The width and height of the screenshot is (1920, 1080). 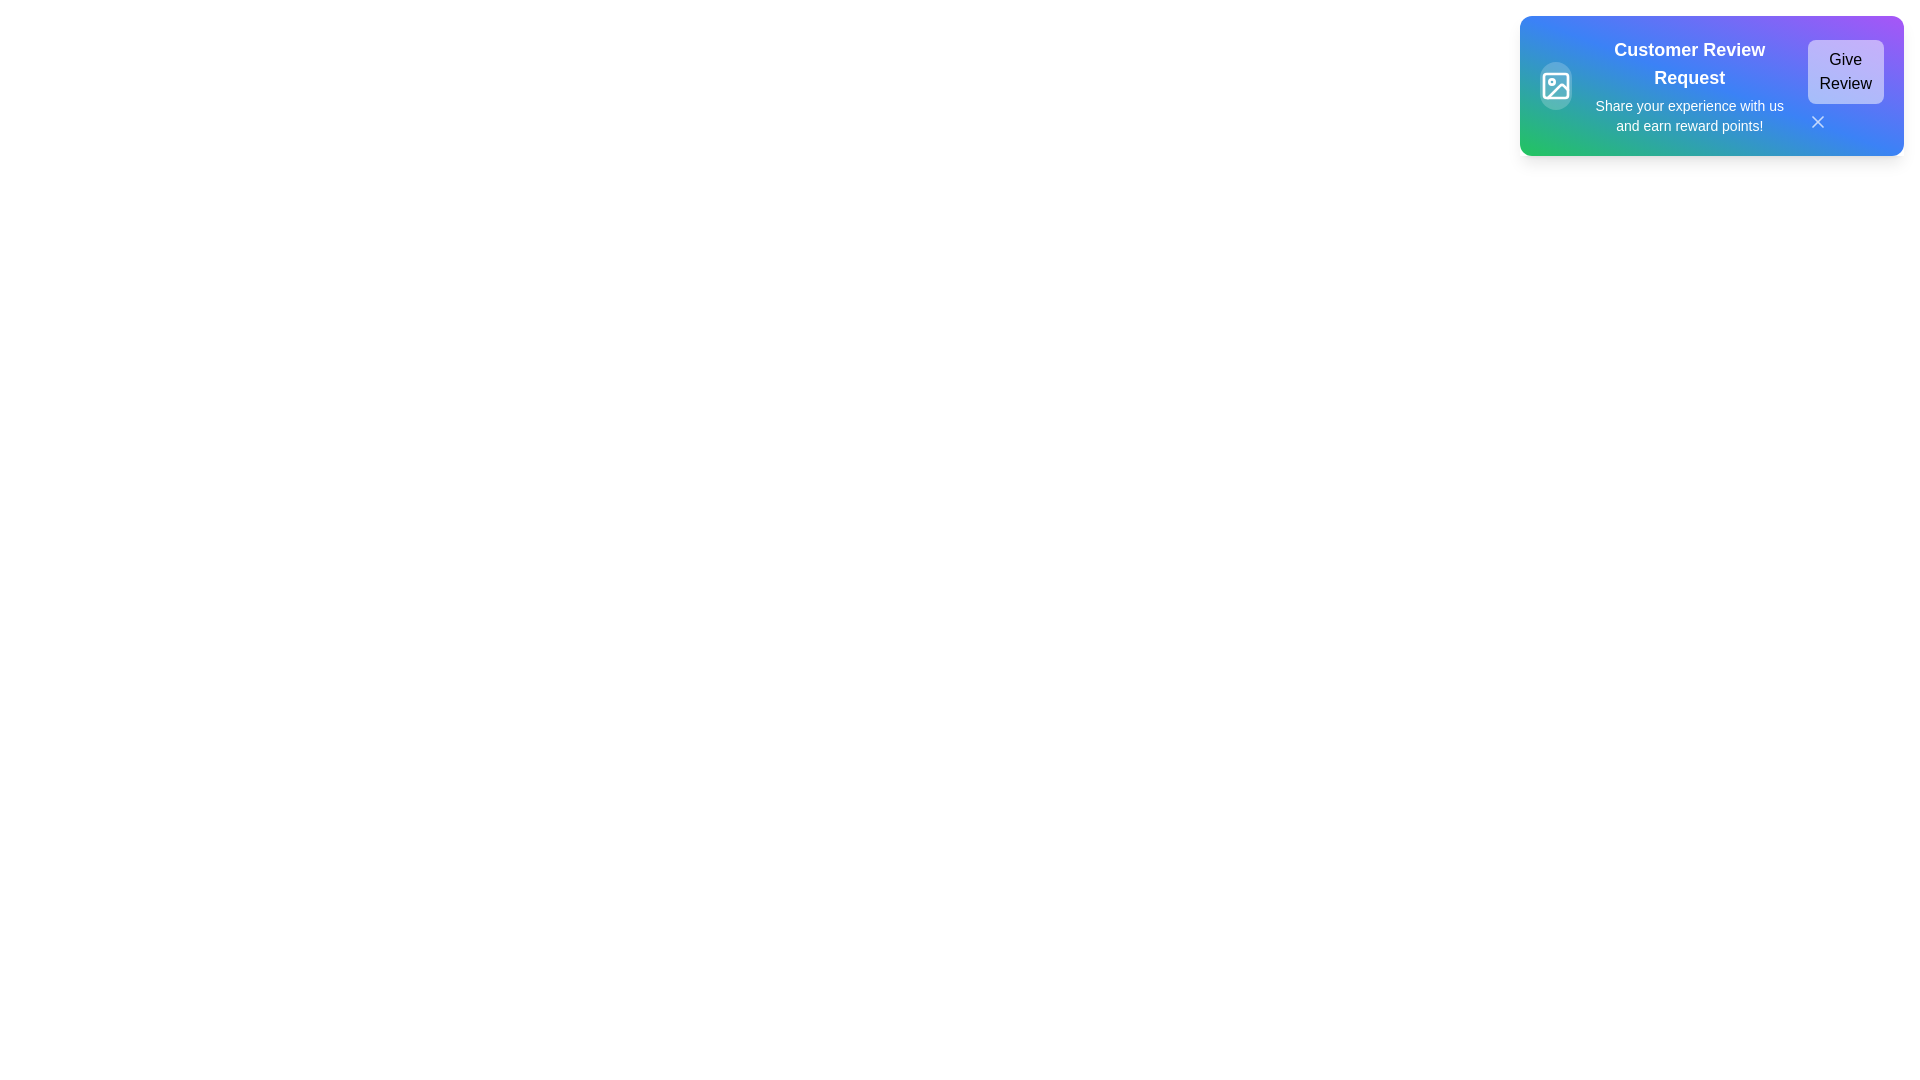 I want to click on the 'Give Review' button to observe the hover effect, so click(x=1844, y=71).